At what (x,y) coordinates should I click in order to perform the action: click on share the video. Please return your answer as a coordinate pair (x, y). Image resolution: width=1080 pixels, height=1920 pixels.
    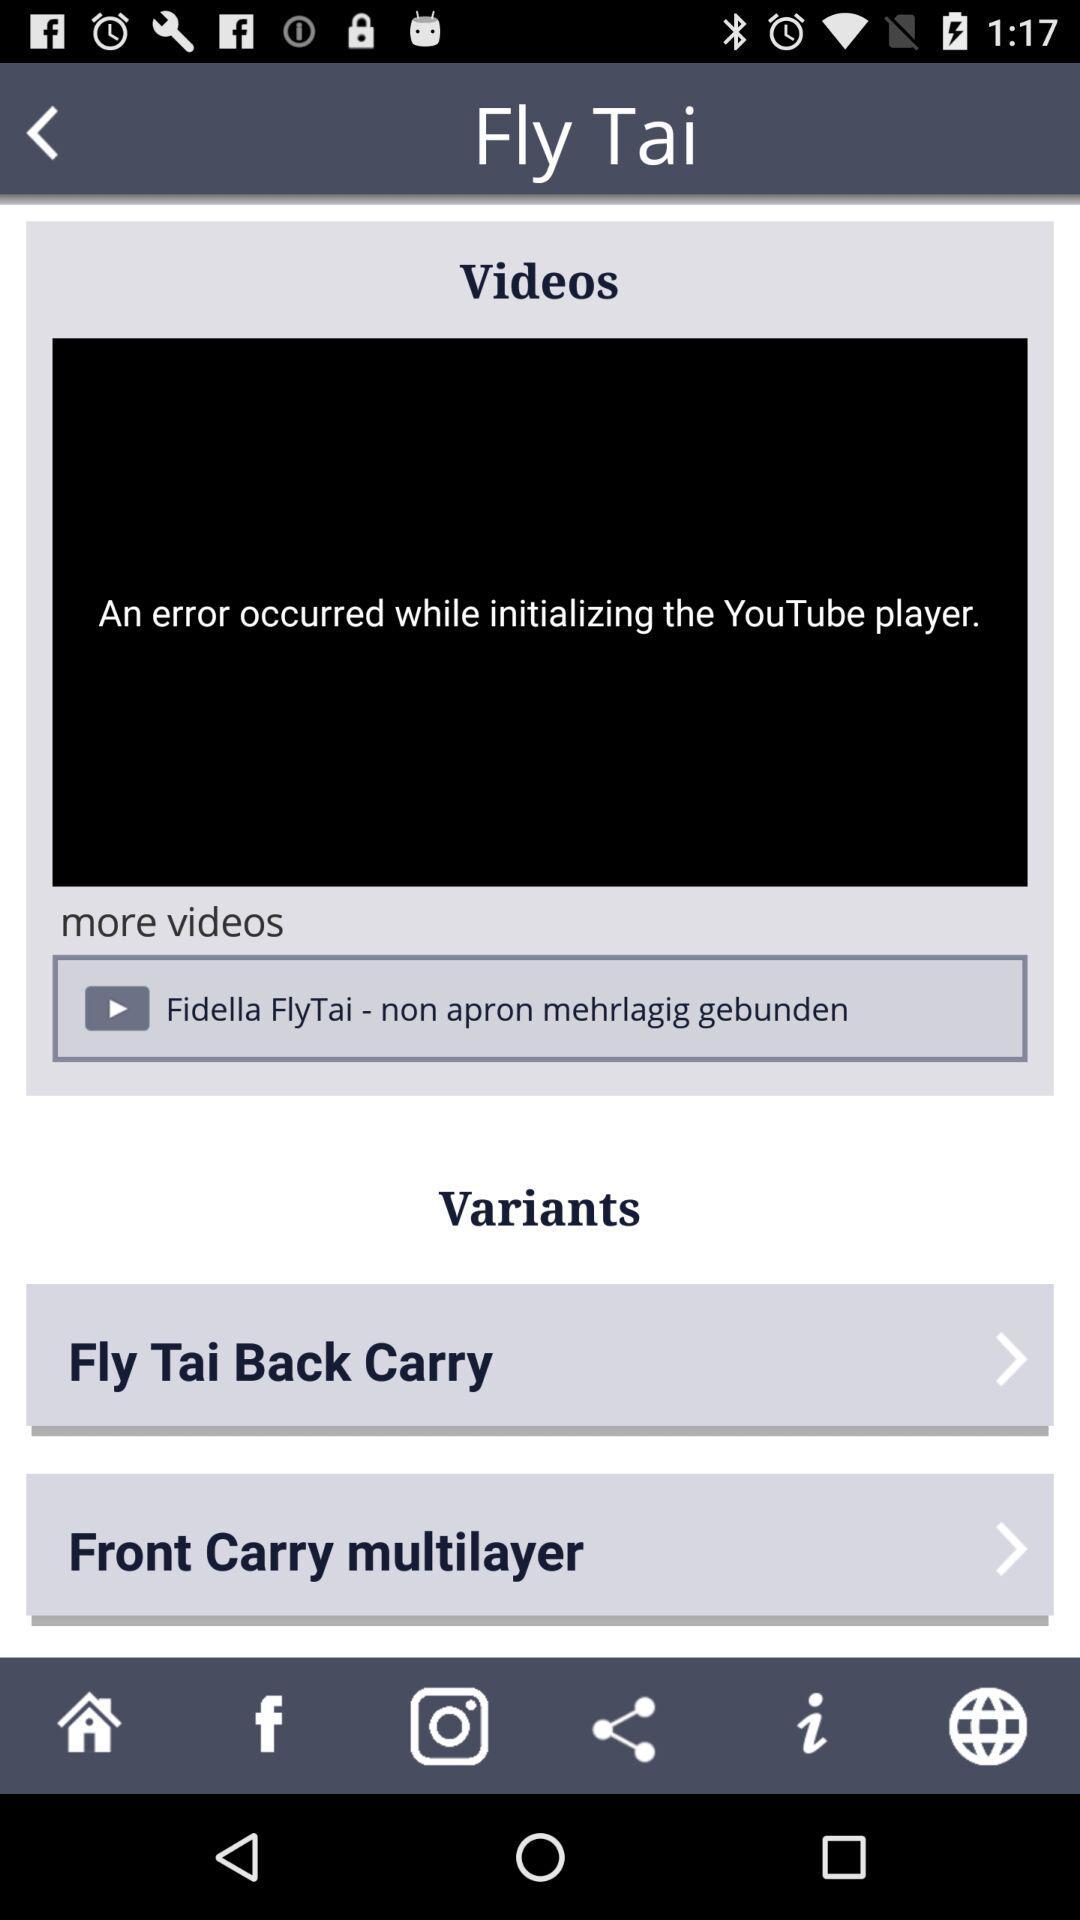
    Looking at the image, I should click on (628, 1724).